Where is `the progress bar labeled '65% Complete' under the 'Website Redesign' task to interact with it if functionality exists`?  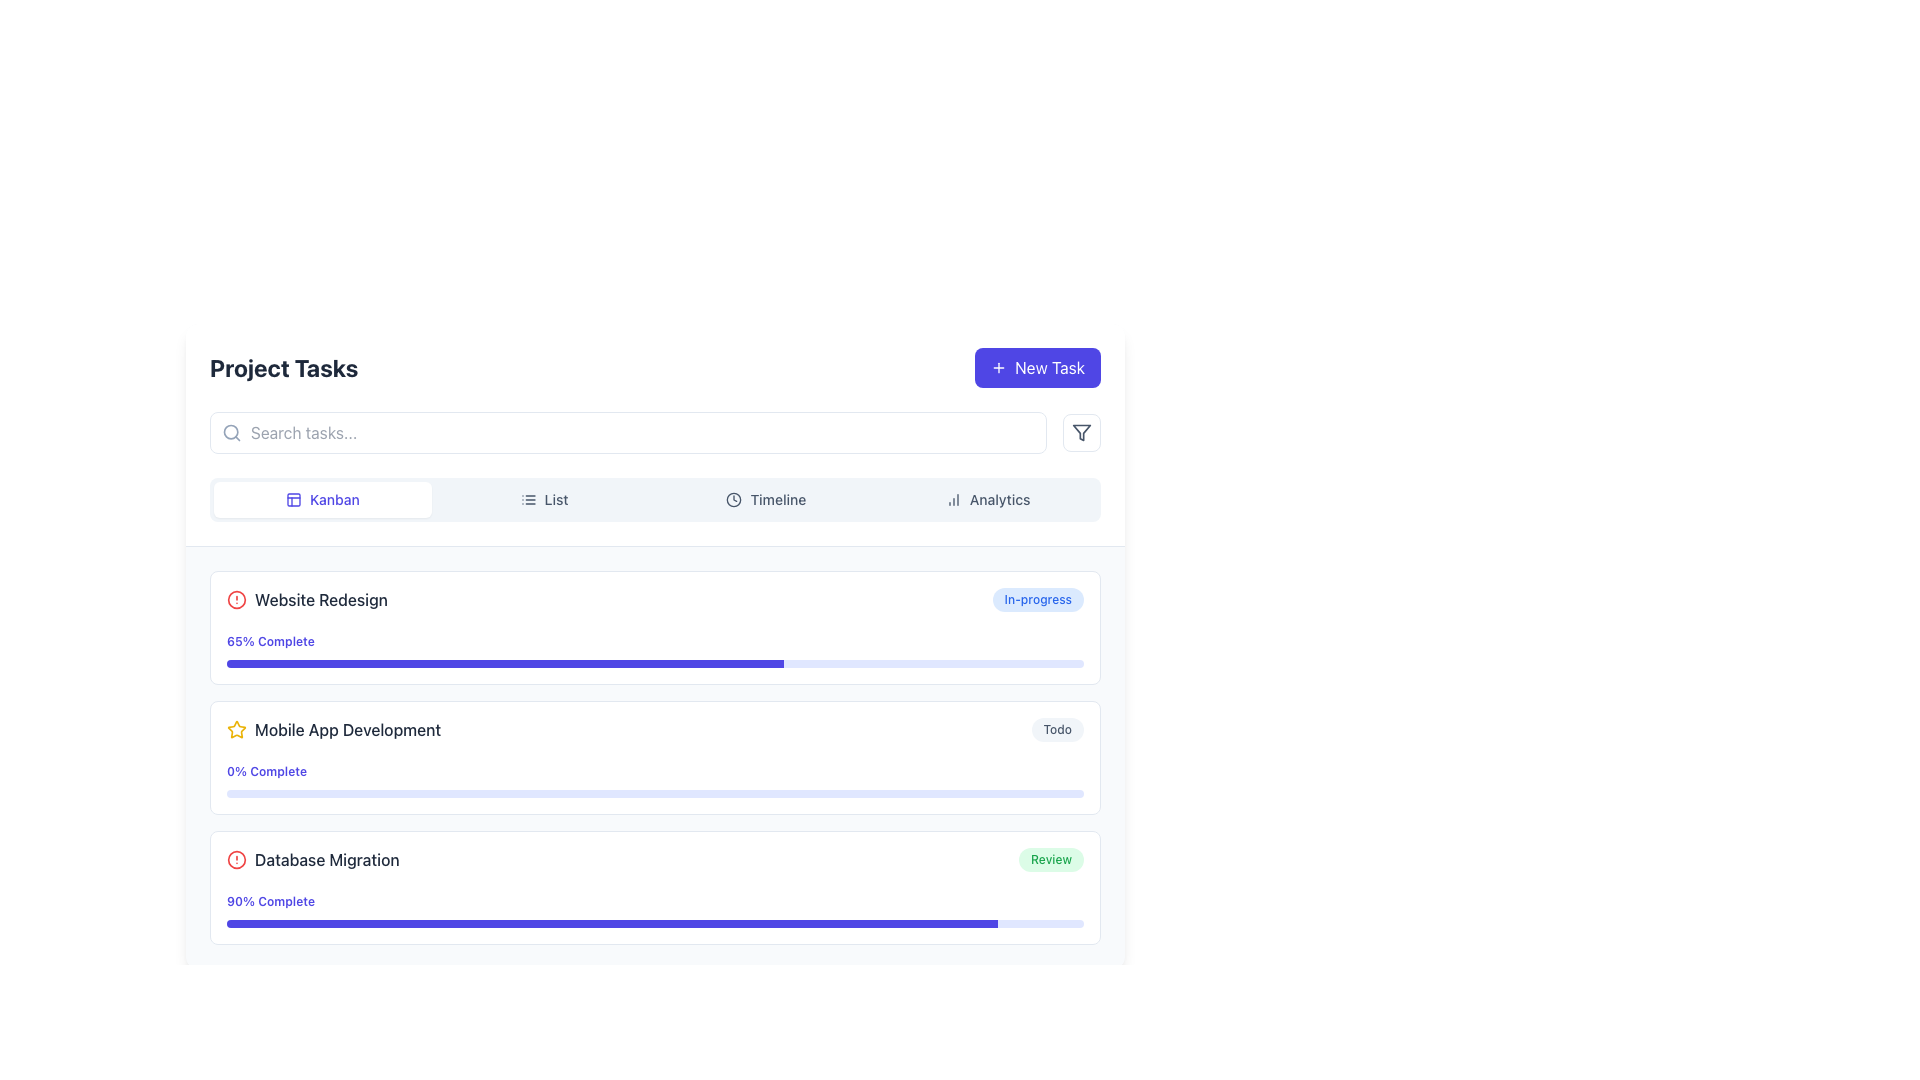 the progress bar labeled '65% Complete' under the 'Website Redesign' task to interact with it if functionality exists is located at coordinates (655, 645).